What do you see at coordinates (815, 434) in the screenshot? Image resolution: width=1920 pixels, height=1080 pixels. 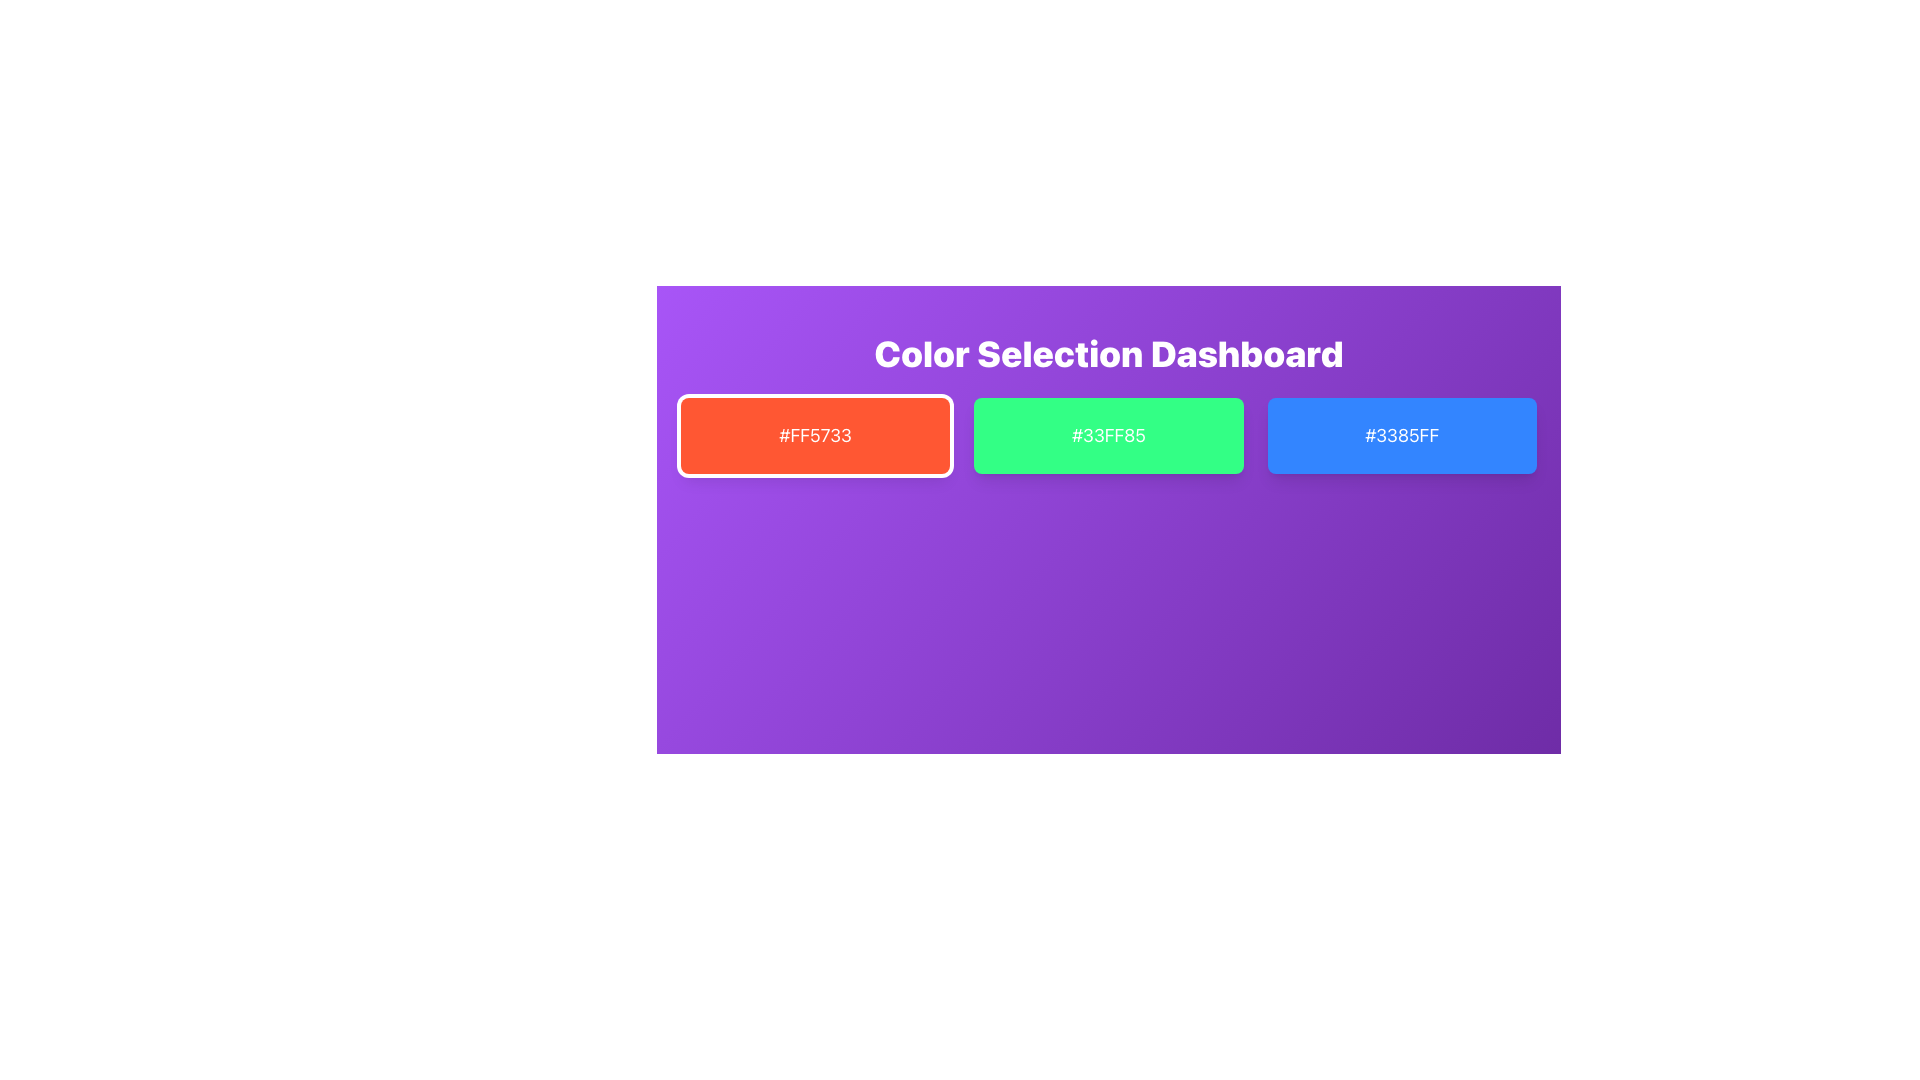 I see `the text displaying the color code '#FF5733' which is styled with a white font against a vibrant red background, located in the first colored rectangle of the 'Color Selection Dashboard'` at bounding box center [815, 434].